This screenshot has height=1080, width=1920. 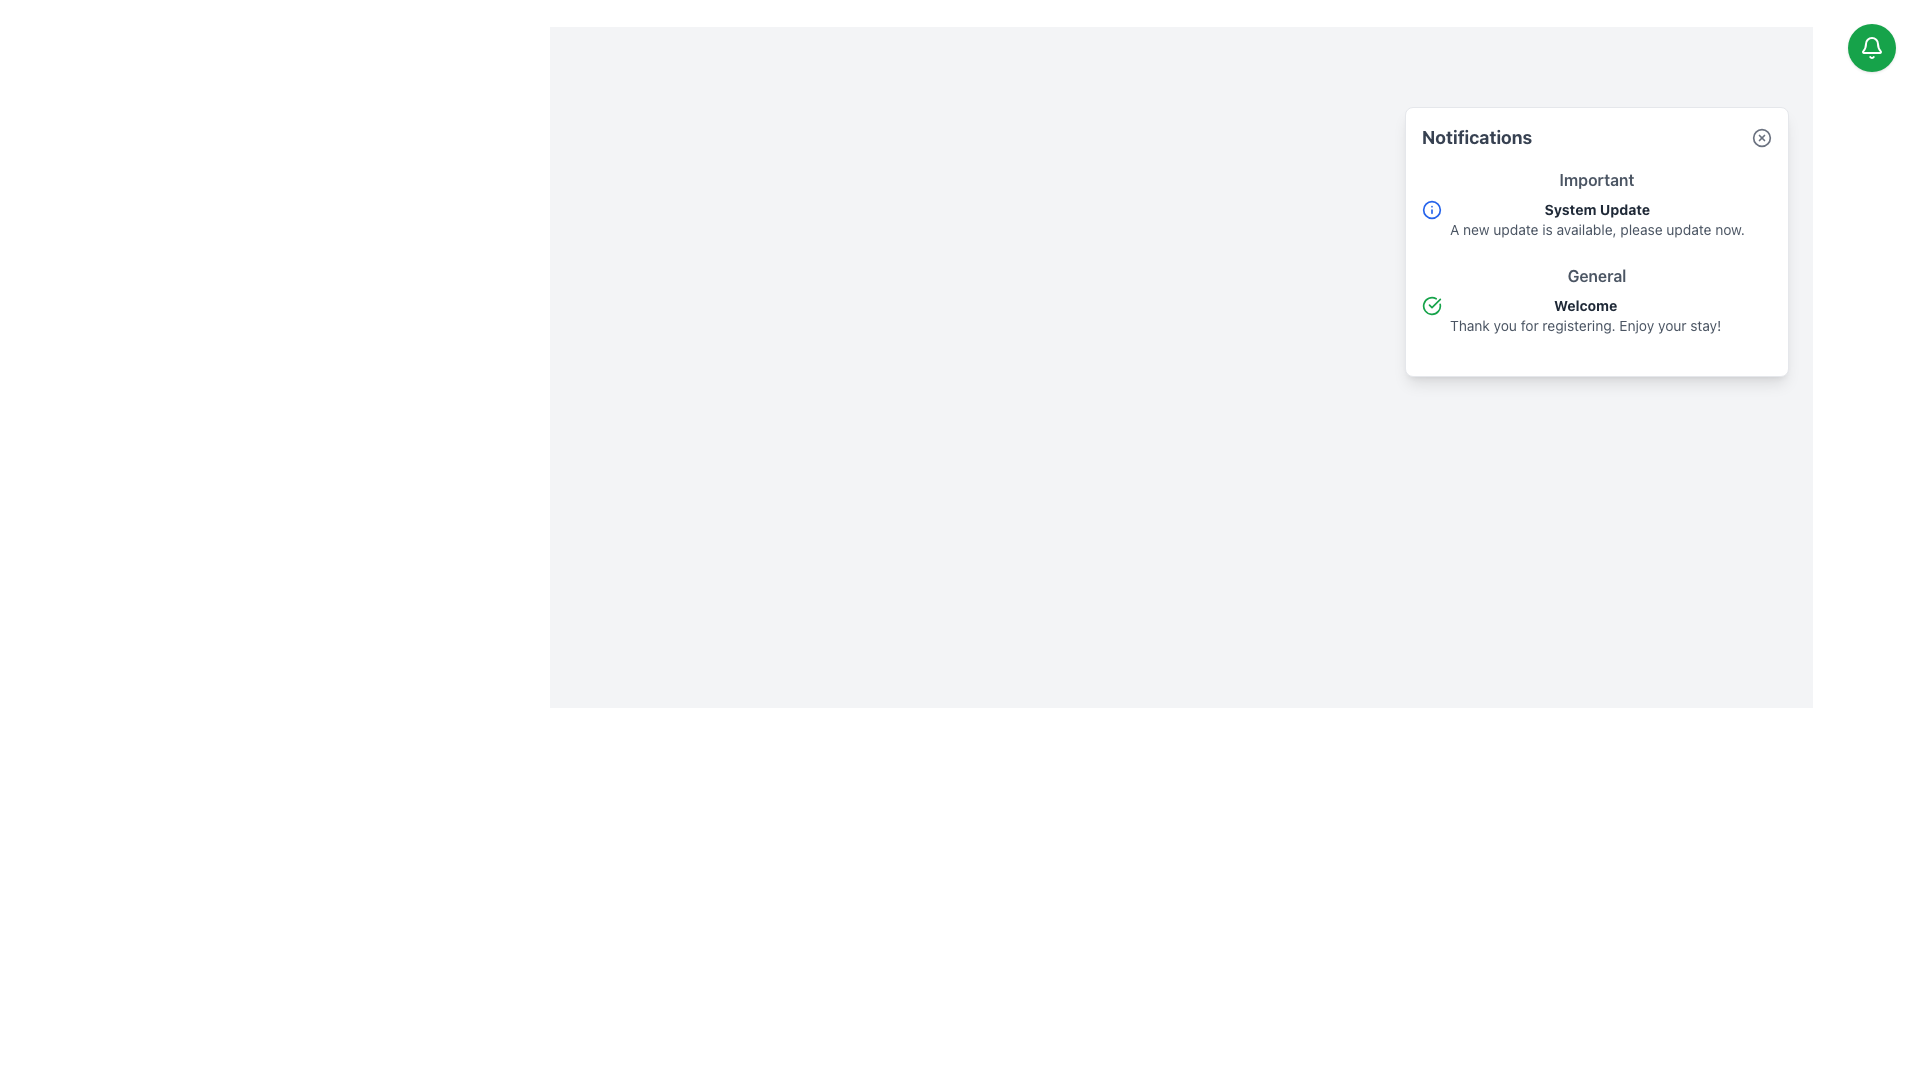 What do you see at coordinates (1761, 137) in the screenshot?
I see `the close button located at the top-right corner of the Notifications panel to observe the feedback` at bounding box center [1761, 137].